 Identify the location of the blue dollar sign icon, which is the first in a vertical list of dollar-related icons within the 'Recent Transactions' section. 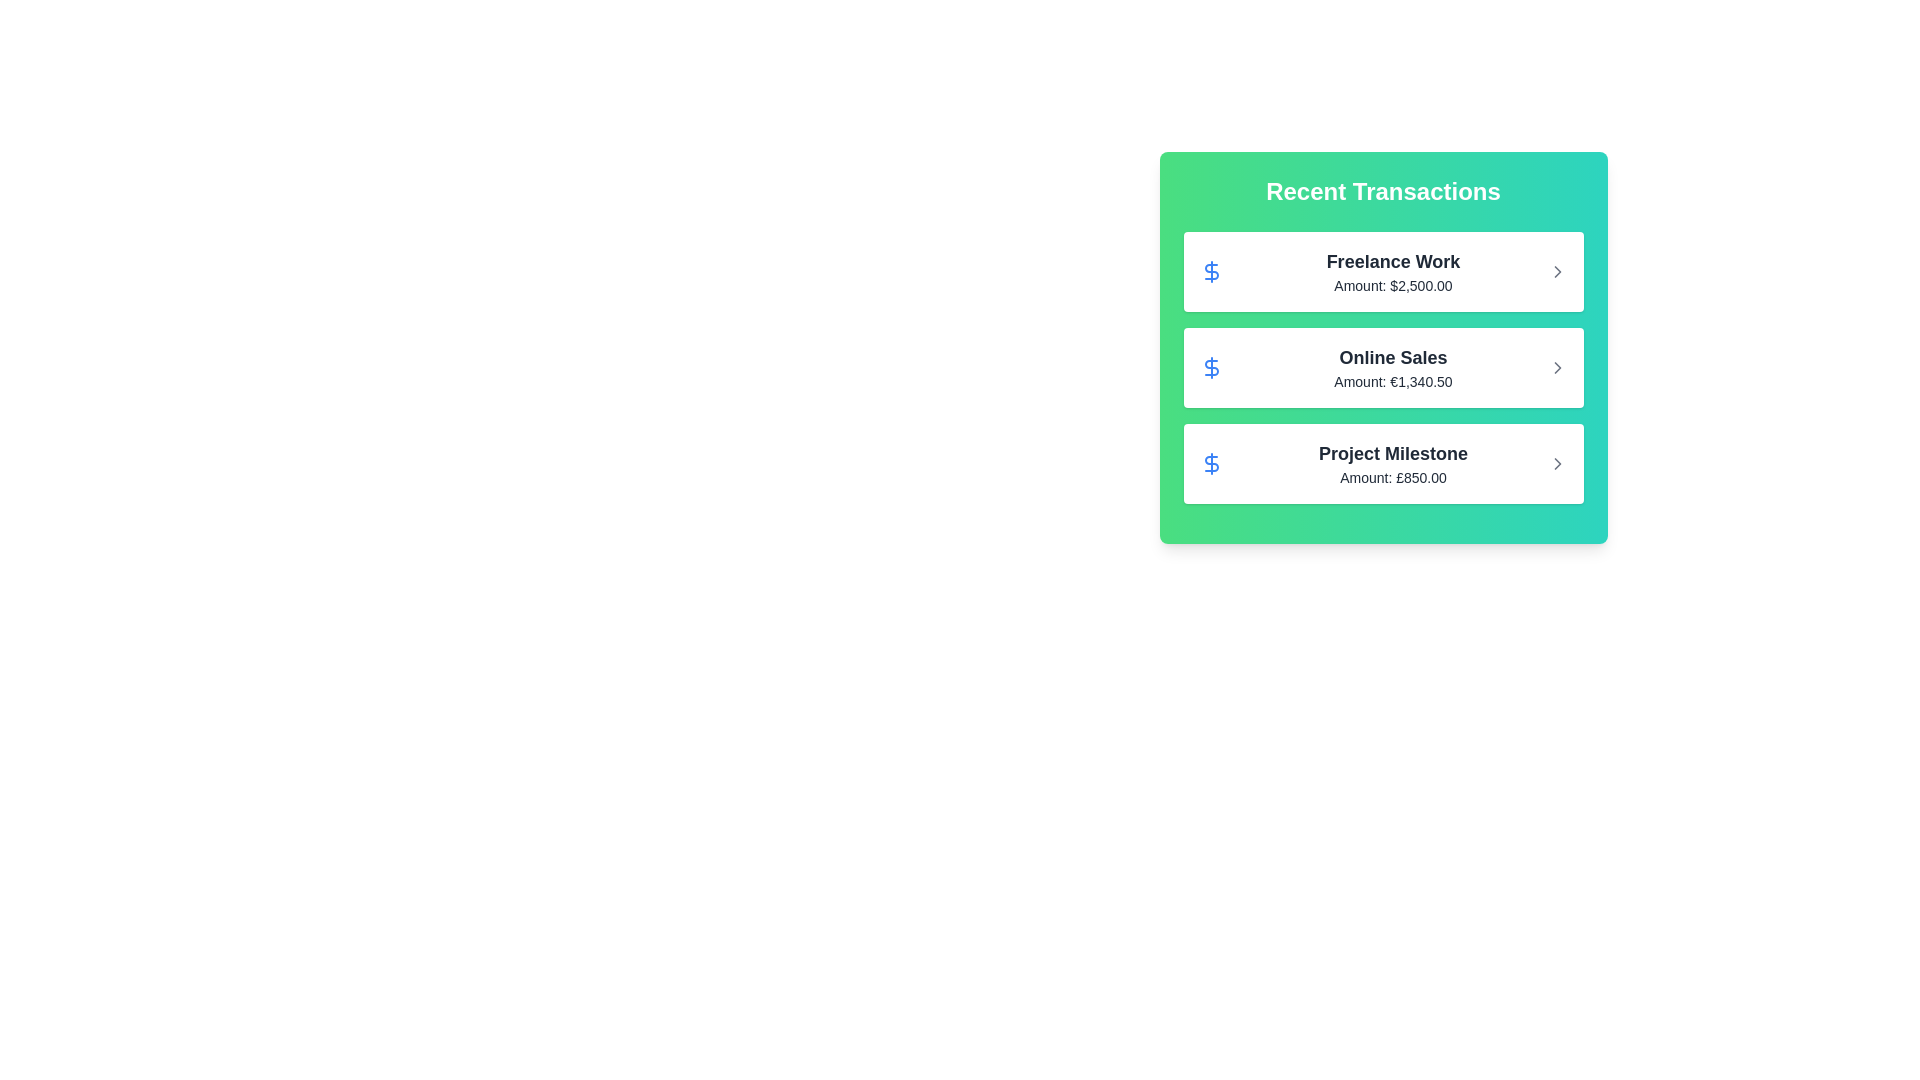
(1210, 272).